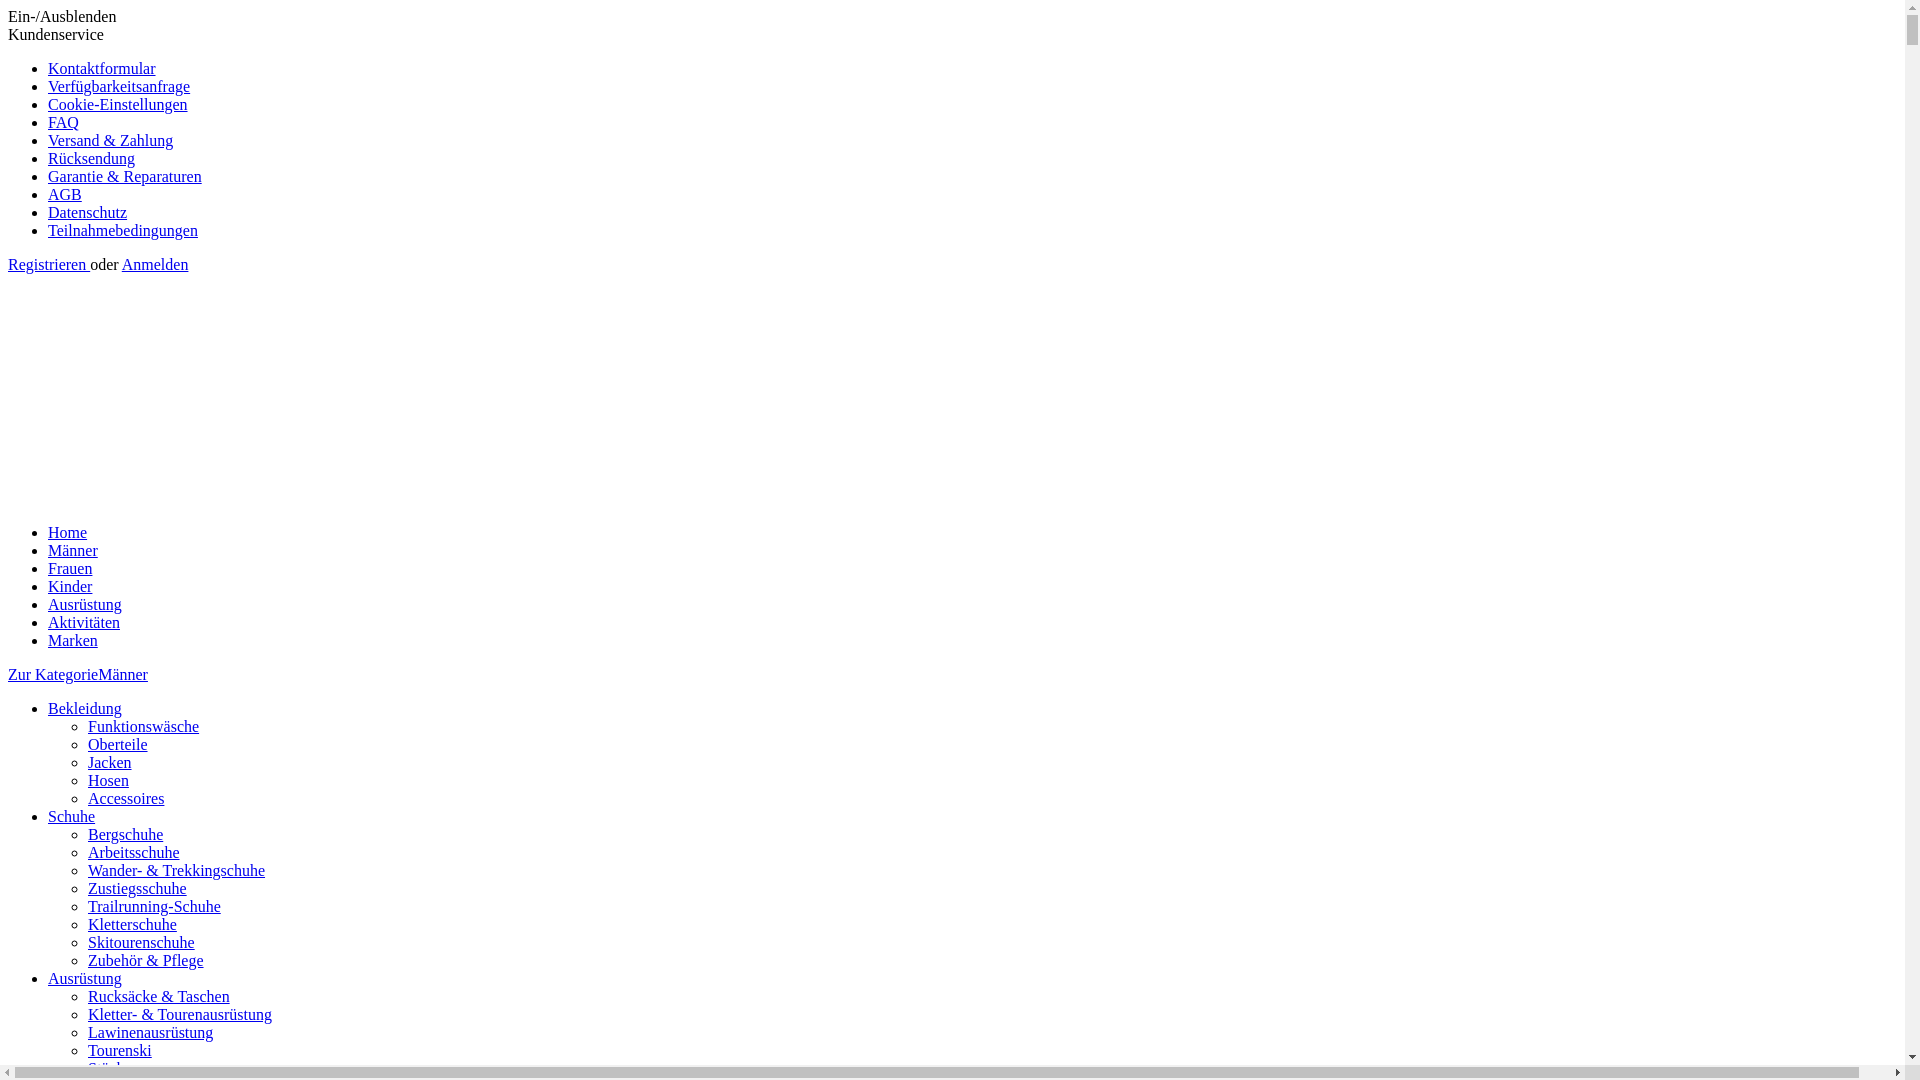  Describe the element at coordinates (86, 1049) in the screenshot. I see `'Tourenski'` at that location.